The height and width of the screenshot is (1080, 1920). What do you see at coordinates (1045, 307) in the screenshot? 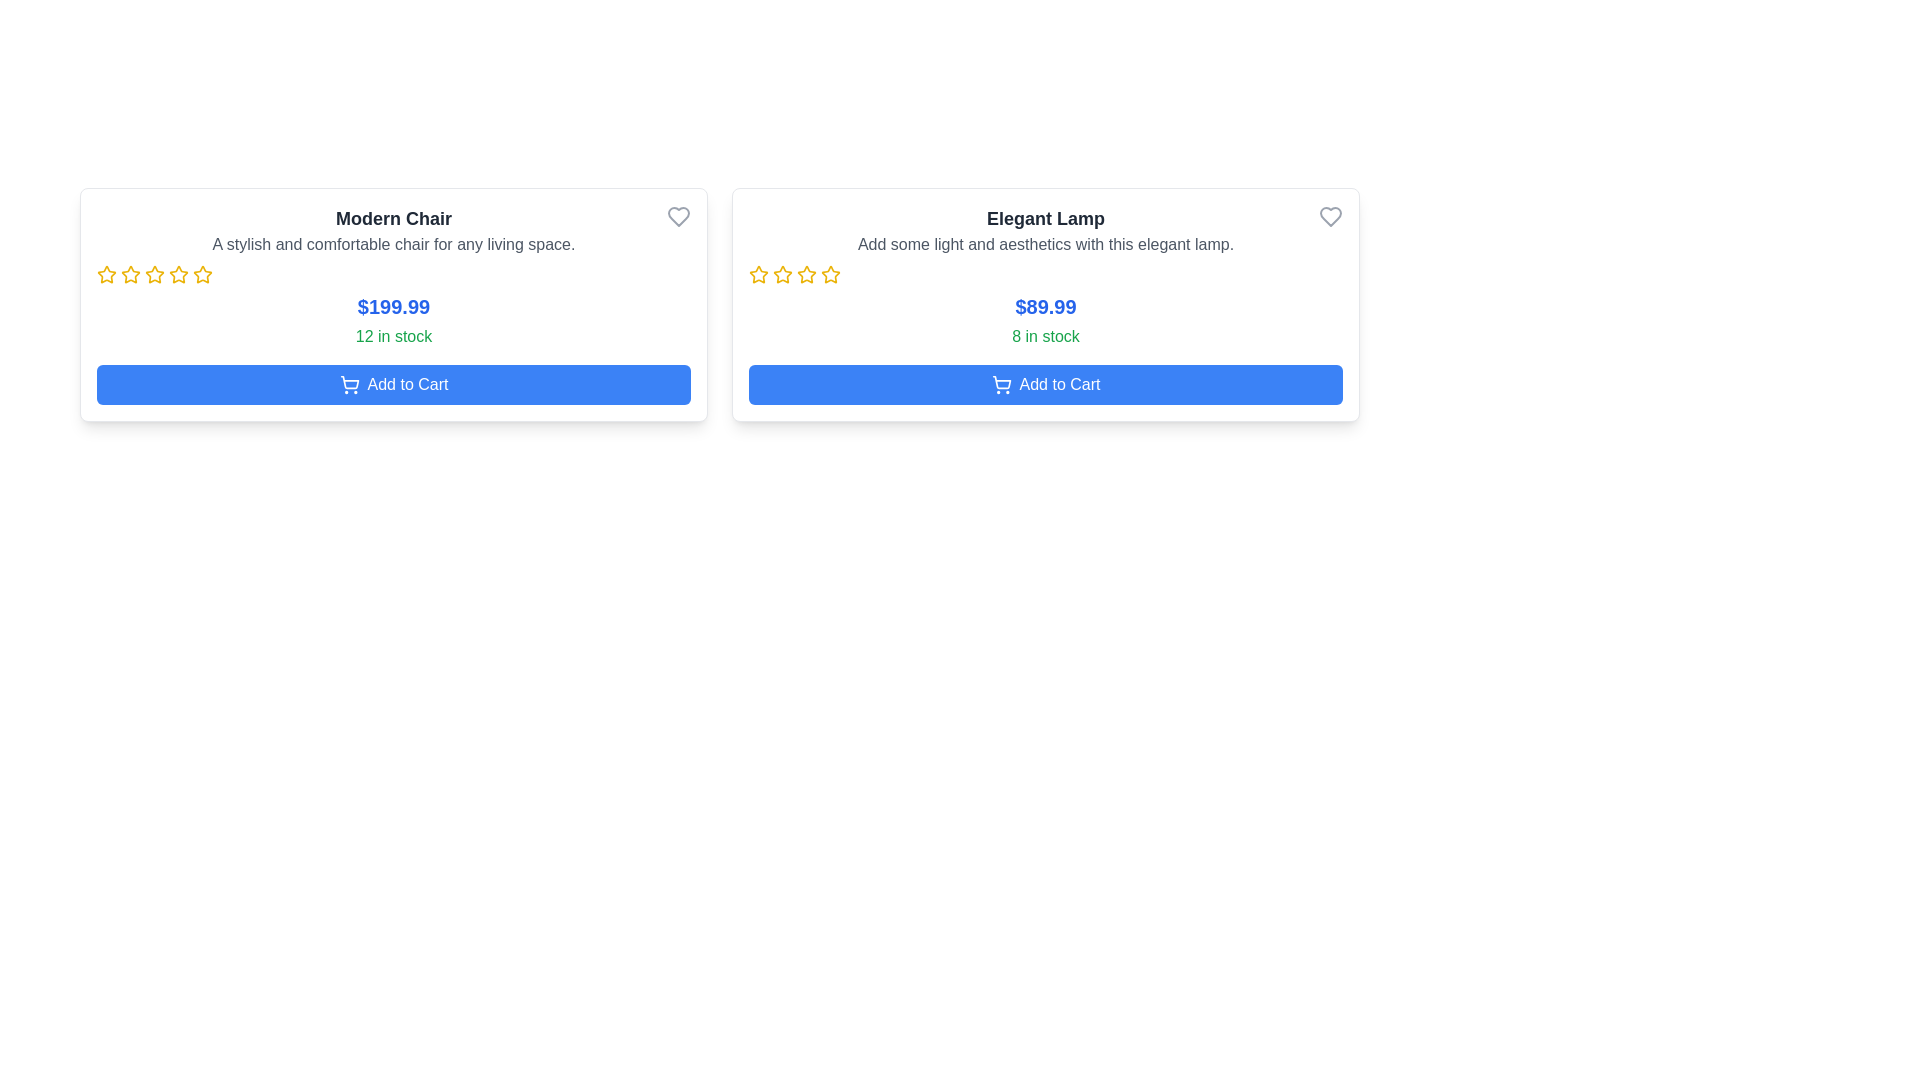
I see `the price display for the 'Elegant Lamp', which is located below the description text and star icons, and above the '8 in stock' text within its card` at bounding box center [1045, 307].